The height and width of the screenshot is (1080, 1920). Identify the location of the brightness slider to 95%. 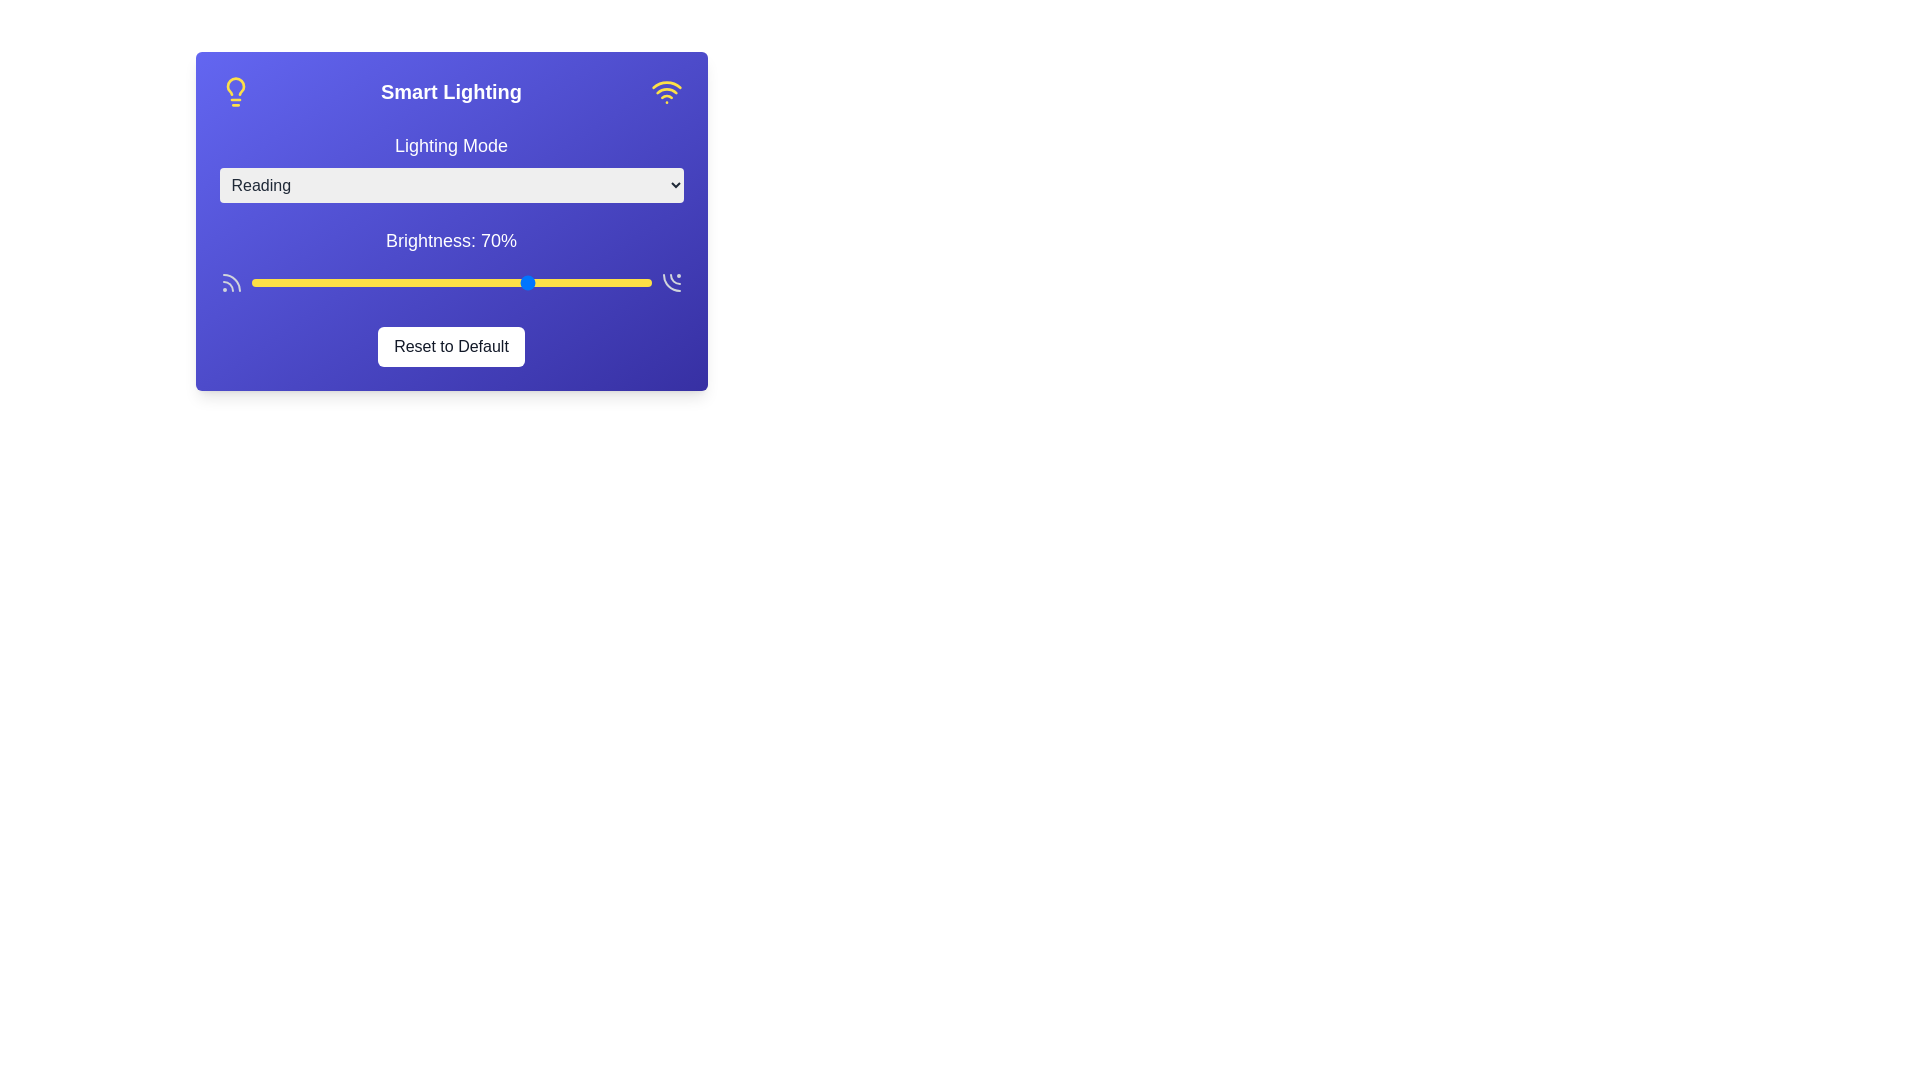
(630, 282).